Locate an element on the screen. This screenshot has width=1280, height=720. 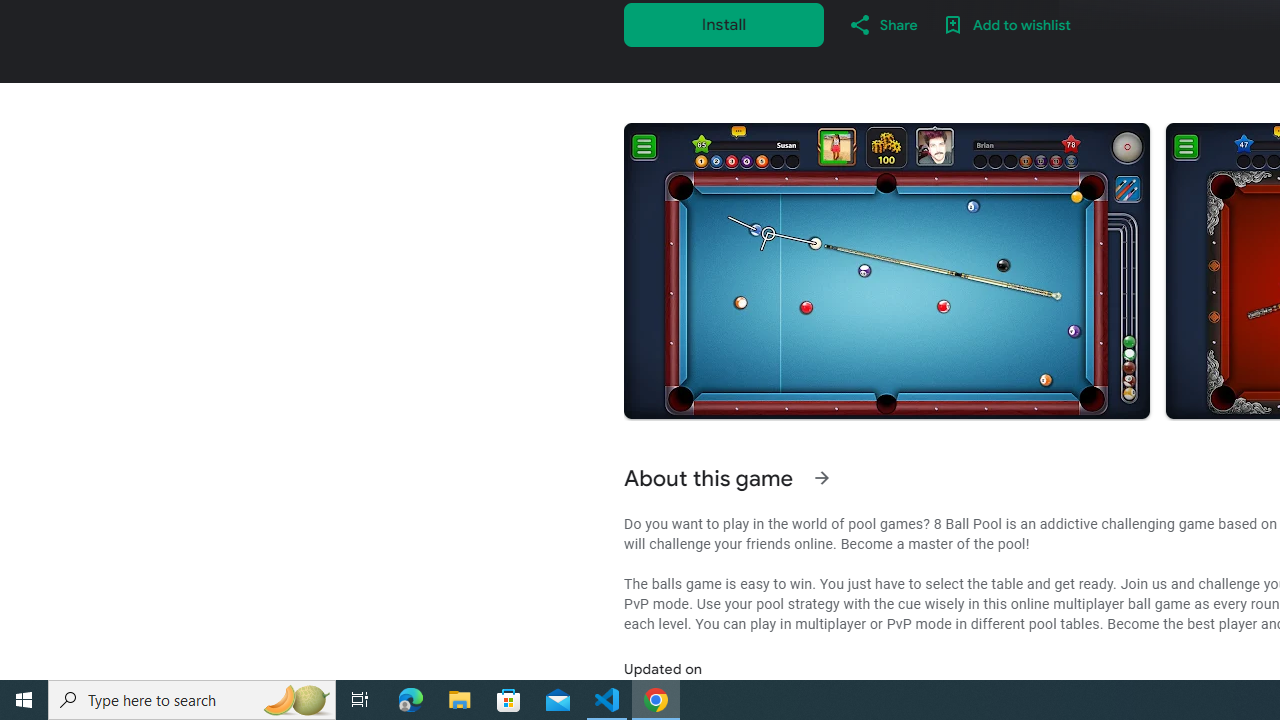
'Add to wishlist' is located at coordinates (1006, 24).